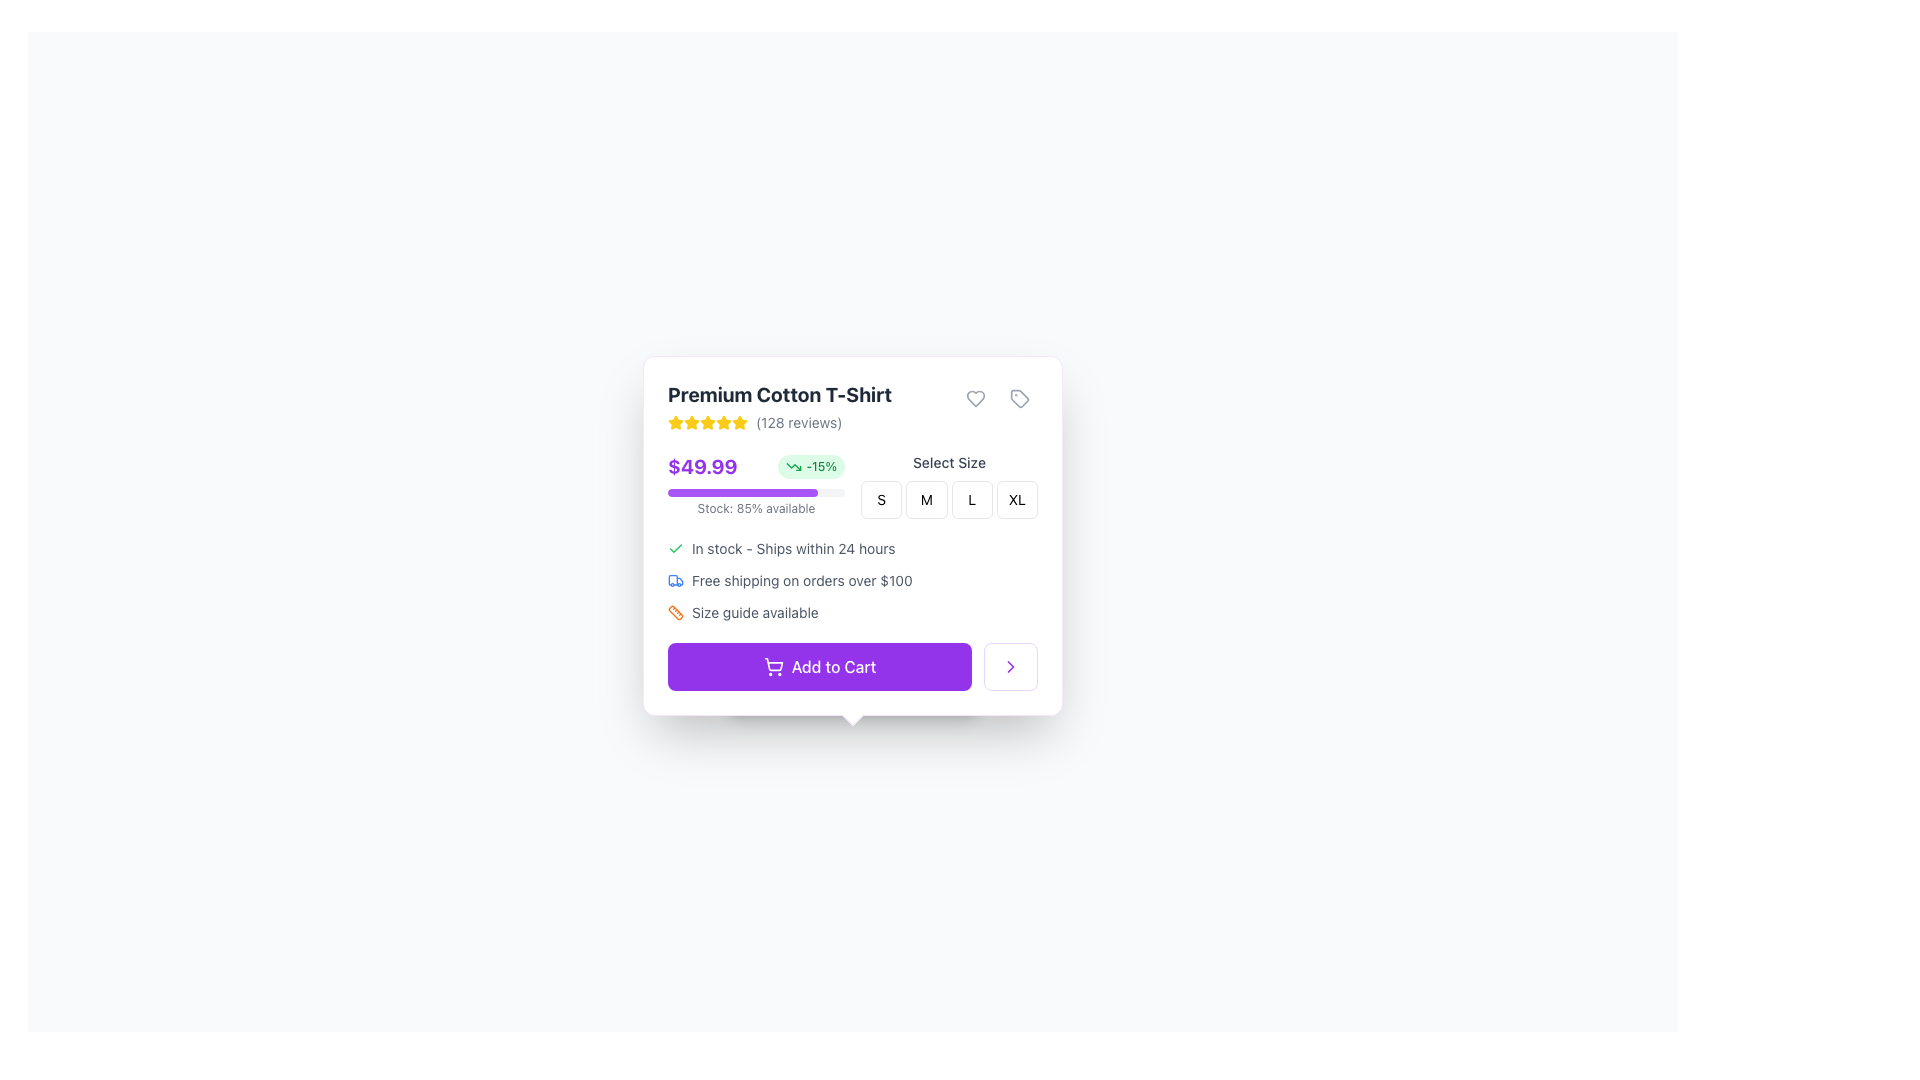 This screenshot has width=1920, height=1080. I want to click on text displayed in the bold title 'Premium Cotton T-Shirt' located at the top of the product detail card, above the star rating and review count section, so click(778, 394).